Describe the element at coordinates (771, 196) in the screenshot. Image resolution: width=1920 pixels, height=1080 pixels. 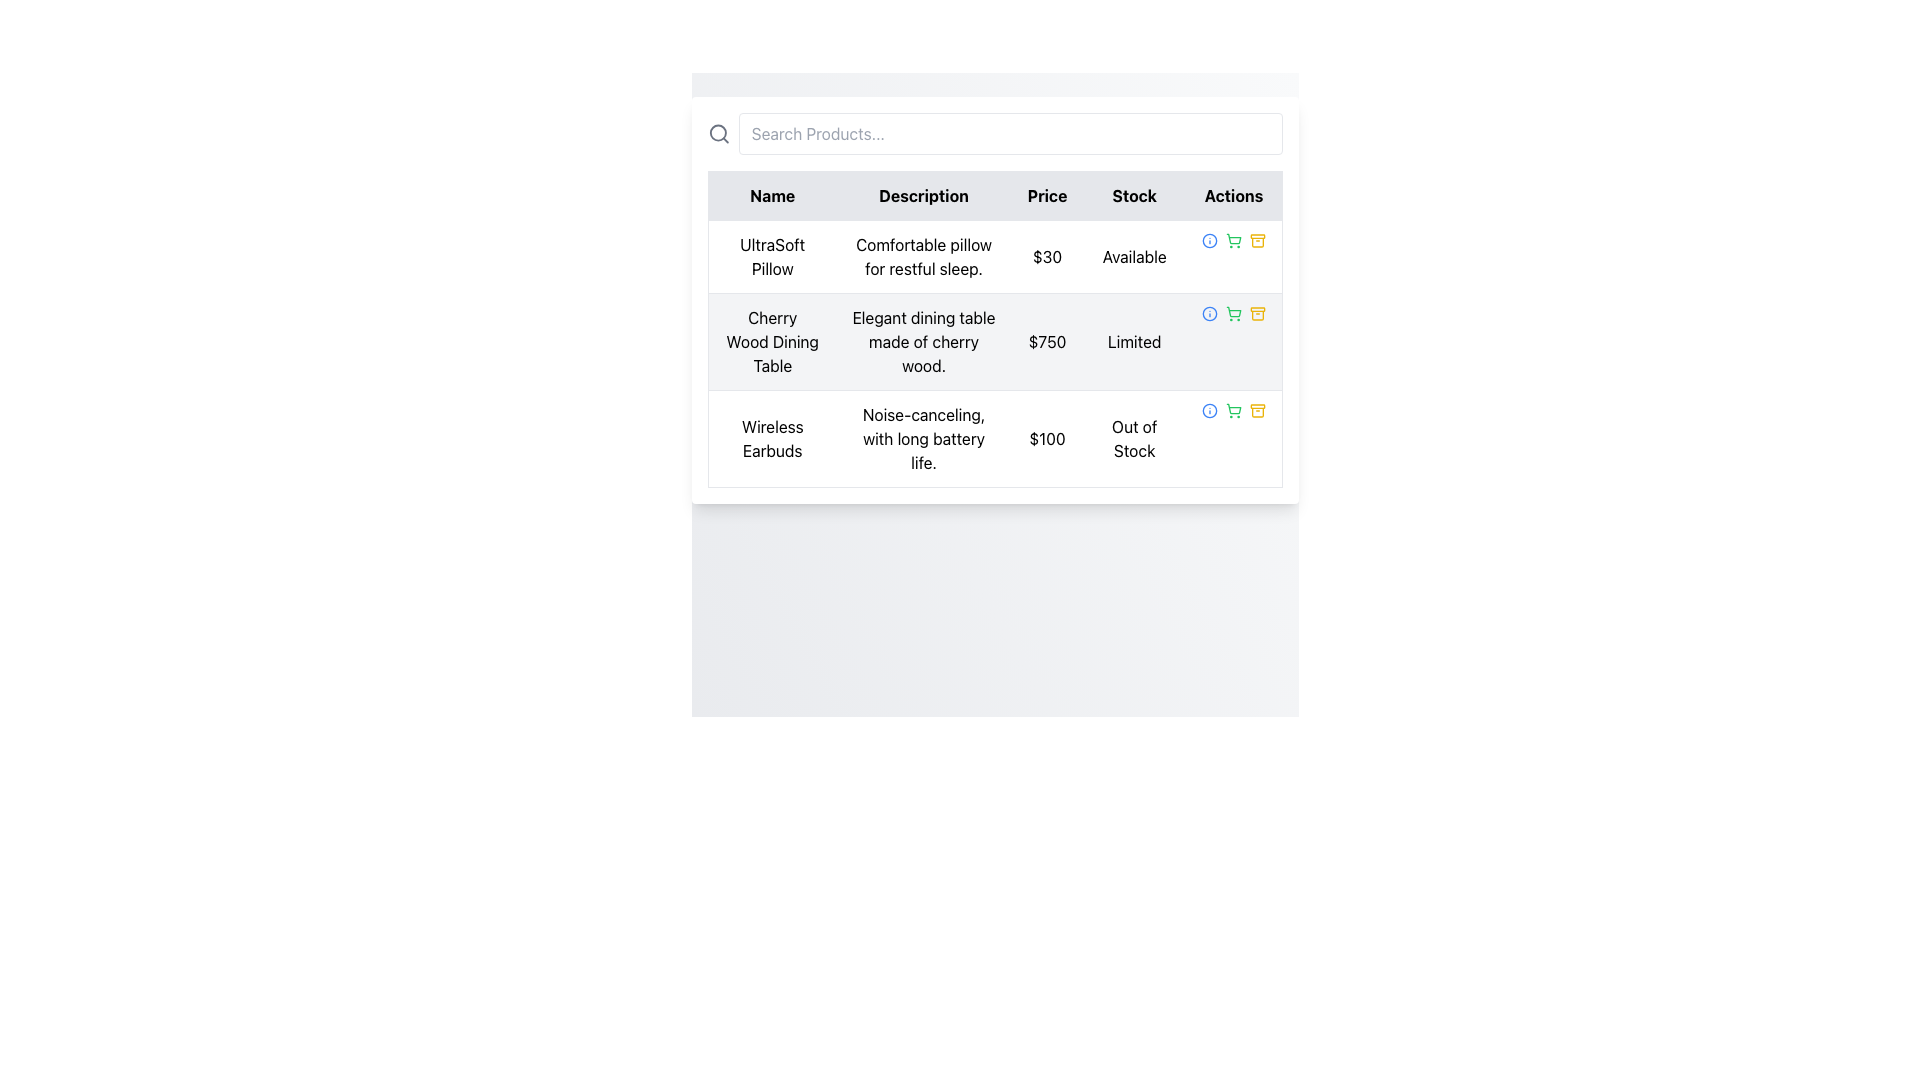
I see `the table header cell labeled 'Name'` at that location.